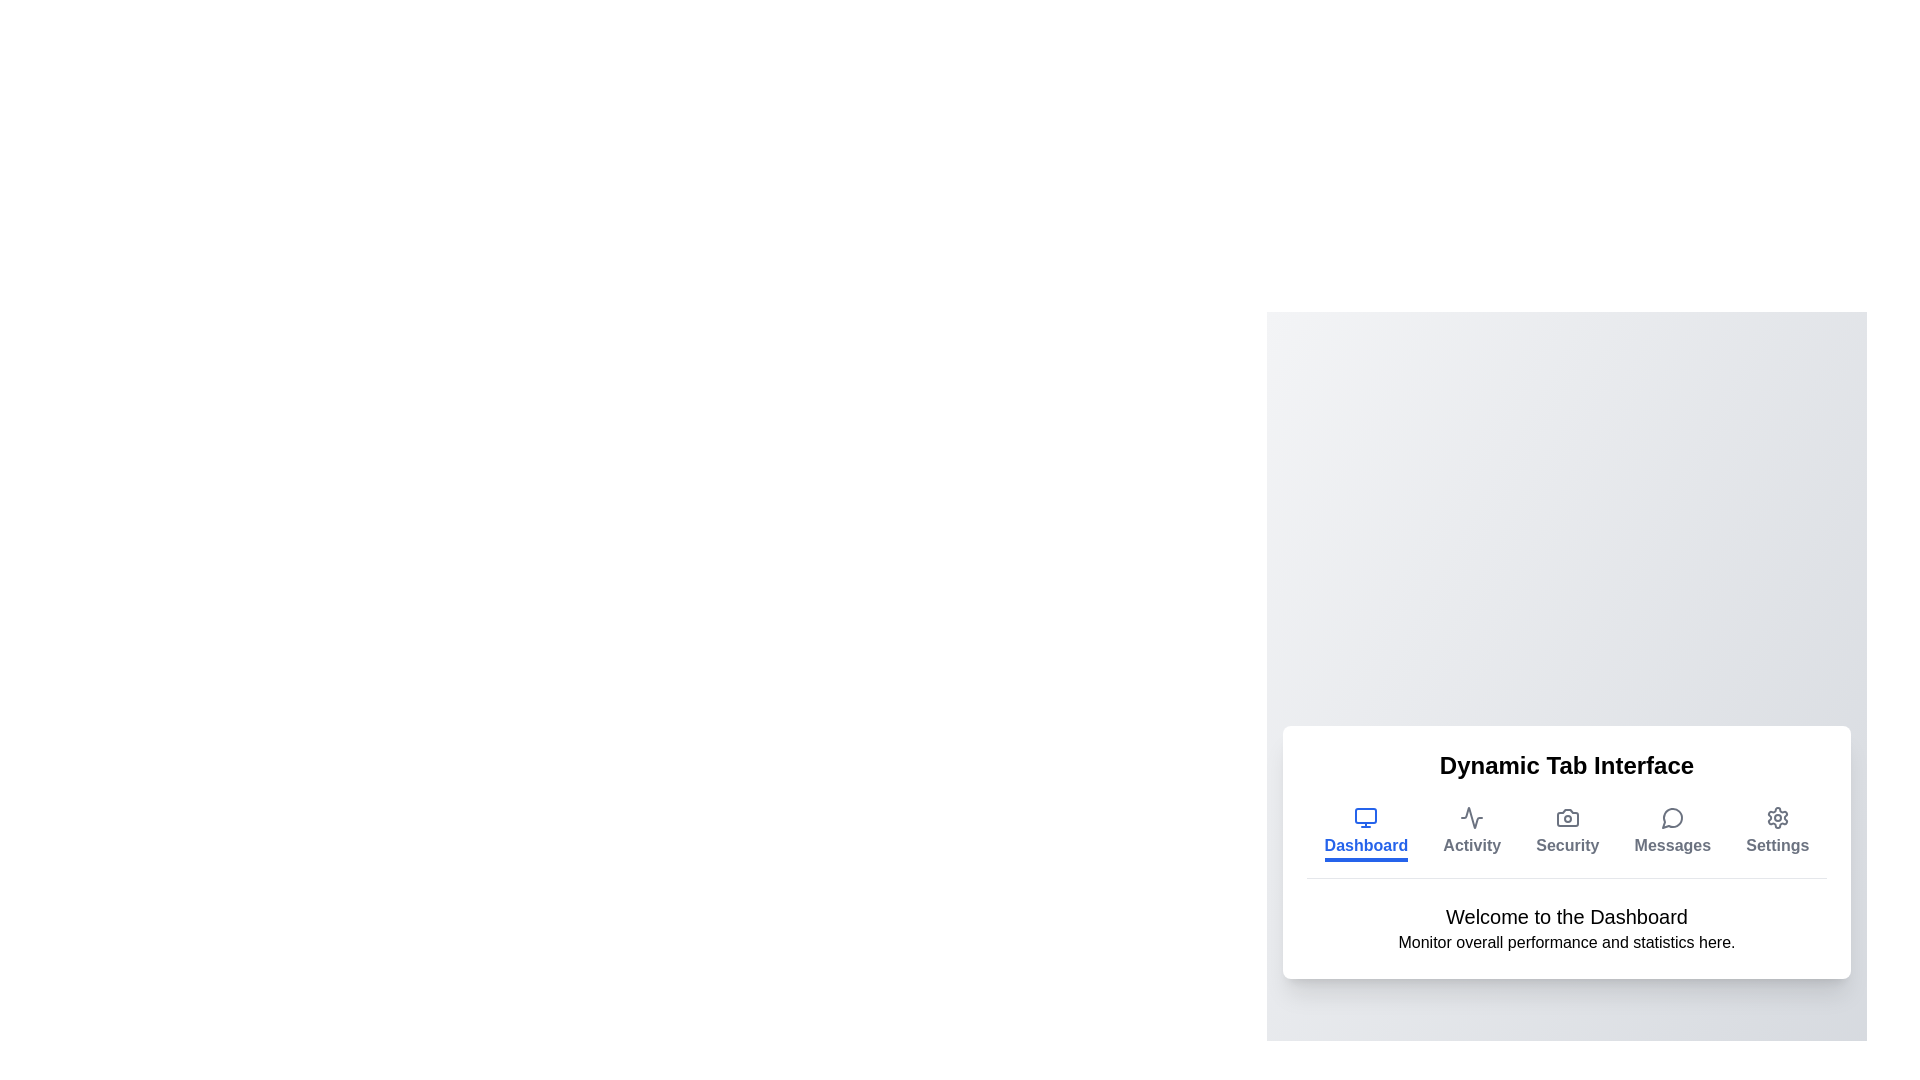 This screenshot has height=1080, width=1920. Describe the element at coordinates (1565, 915) in the screenshot. I see `text element displaying 'Welcome to the Dashboard', which is positioned within a card-like panel above the text 'Monitor overall performance and statistics here'` at that location.